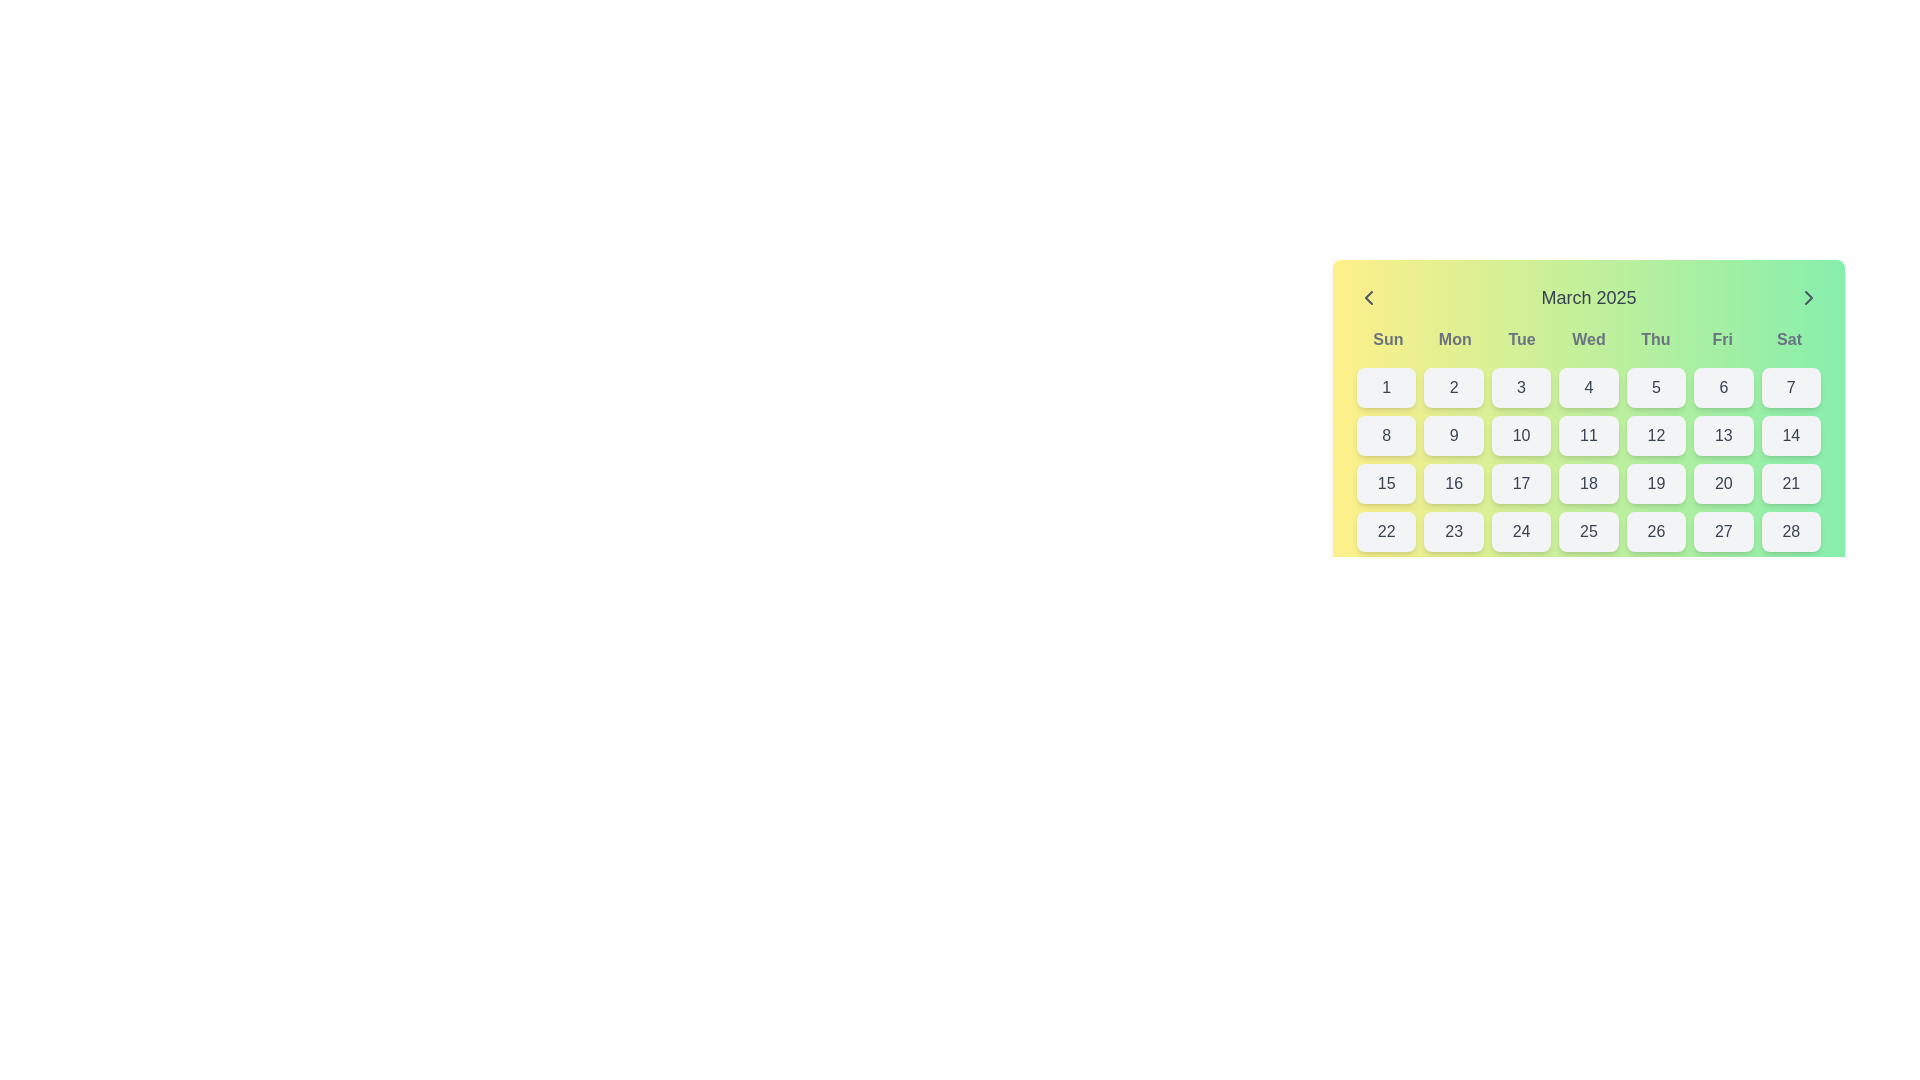  What do you see at coordinates (1387, 338) in the screenshot?
I see `content displayed in the text label showing 'Sun', which is the first element in the header row of the calendar grid` at bounding box center [1387, 338].